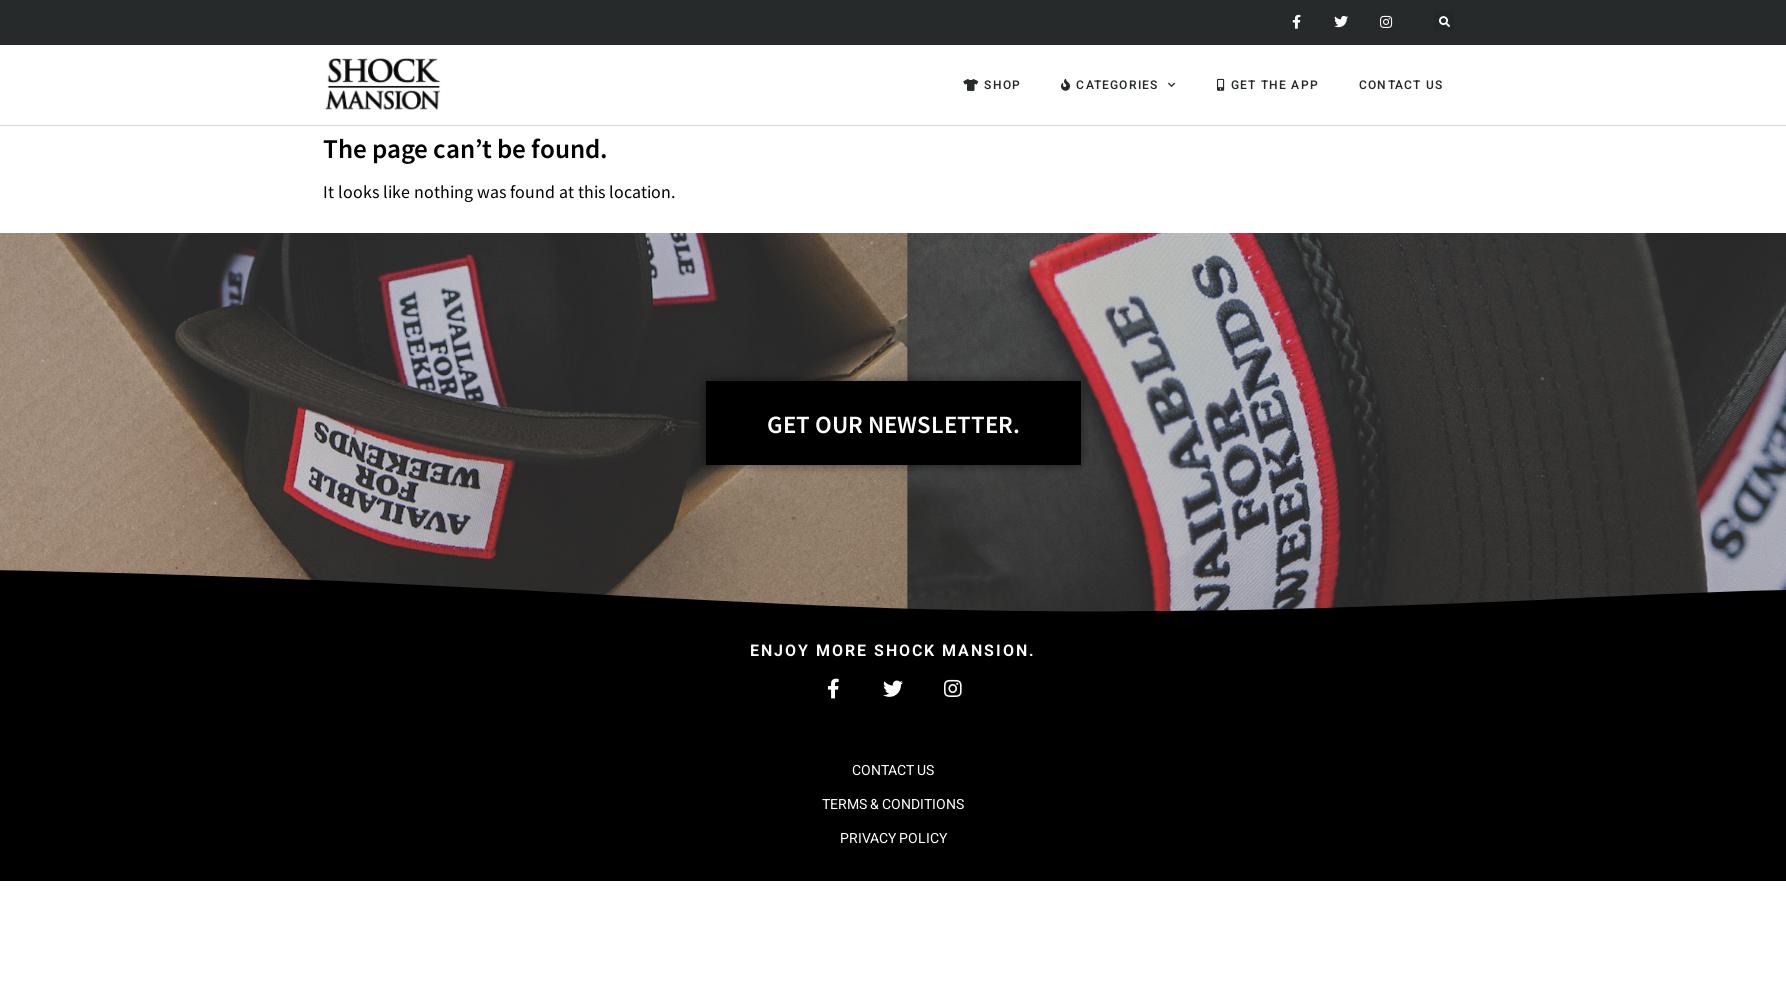 The width and height of the screenshot is (1786, 1000). I want to click on 'Shop', so click(1002, 84).